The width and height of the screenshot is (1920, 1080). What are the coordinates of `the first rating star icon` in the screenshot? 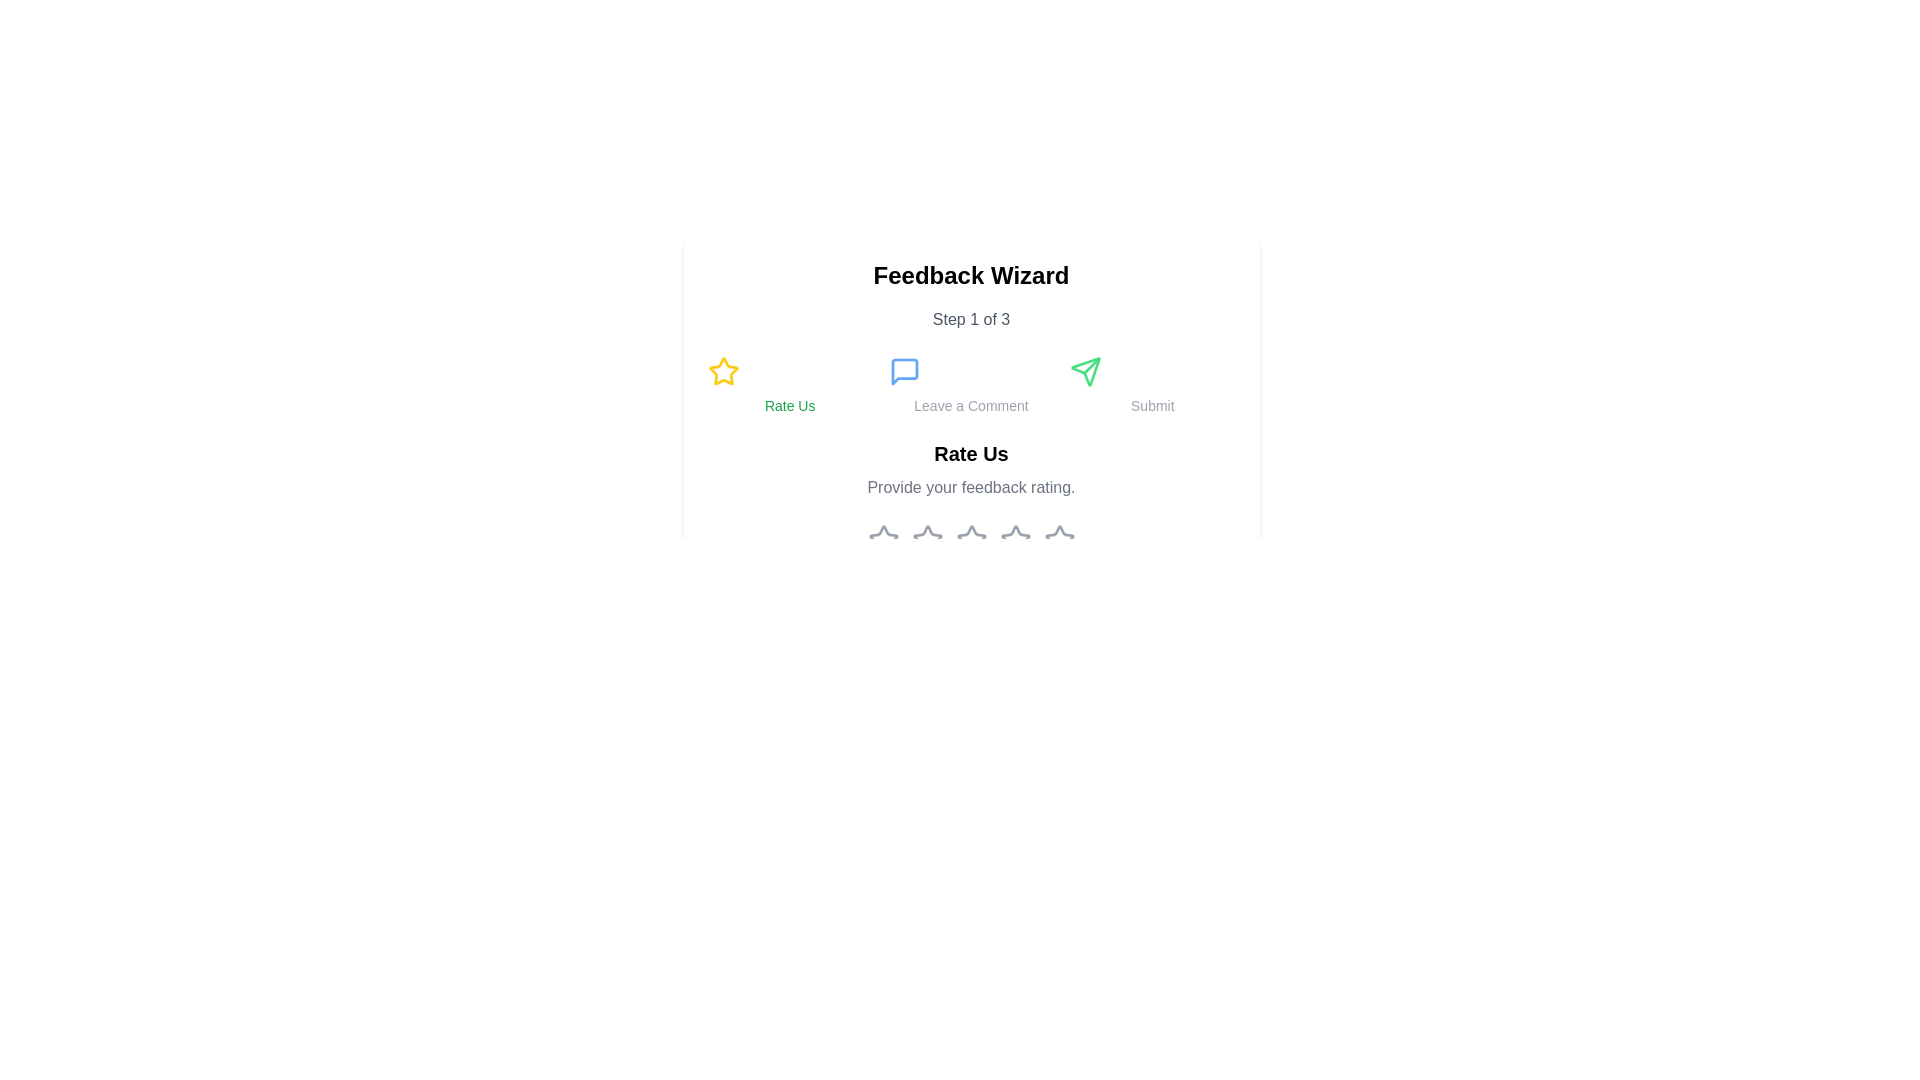 It's located at (882, 540).